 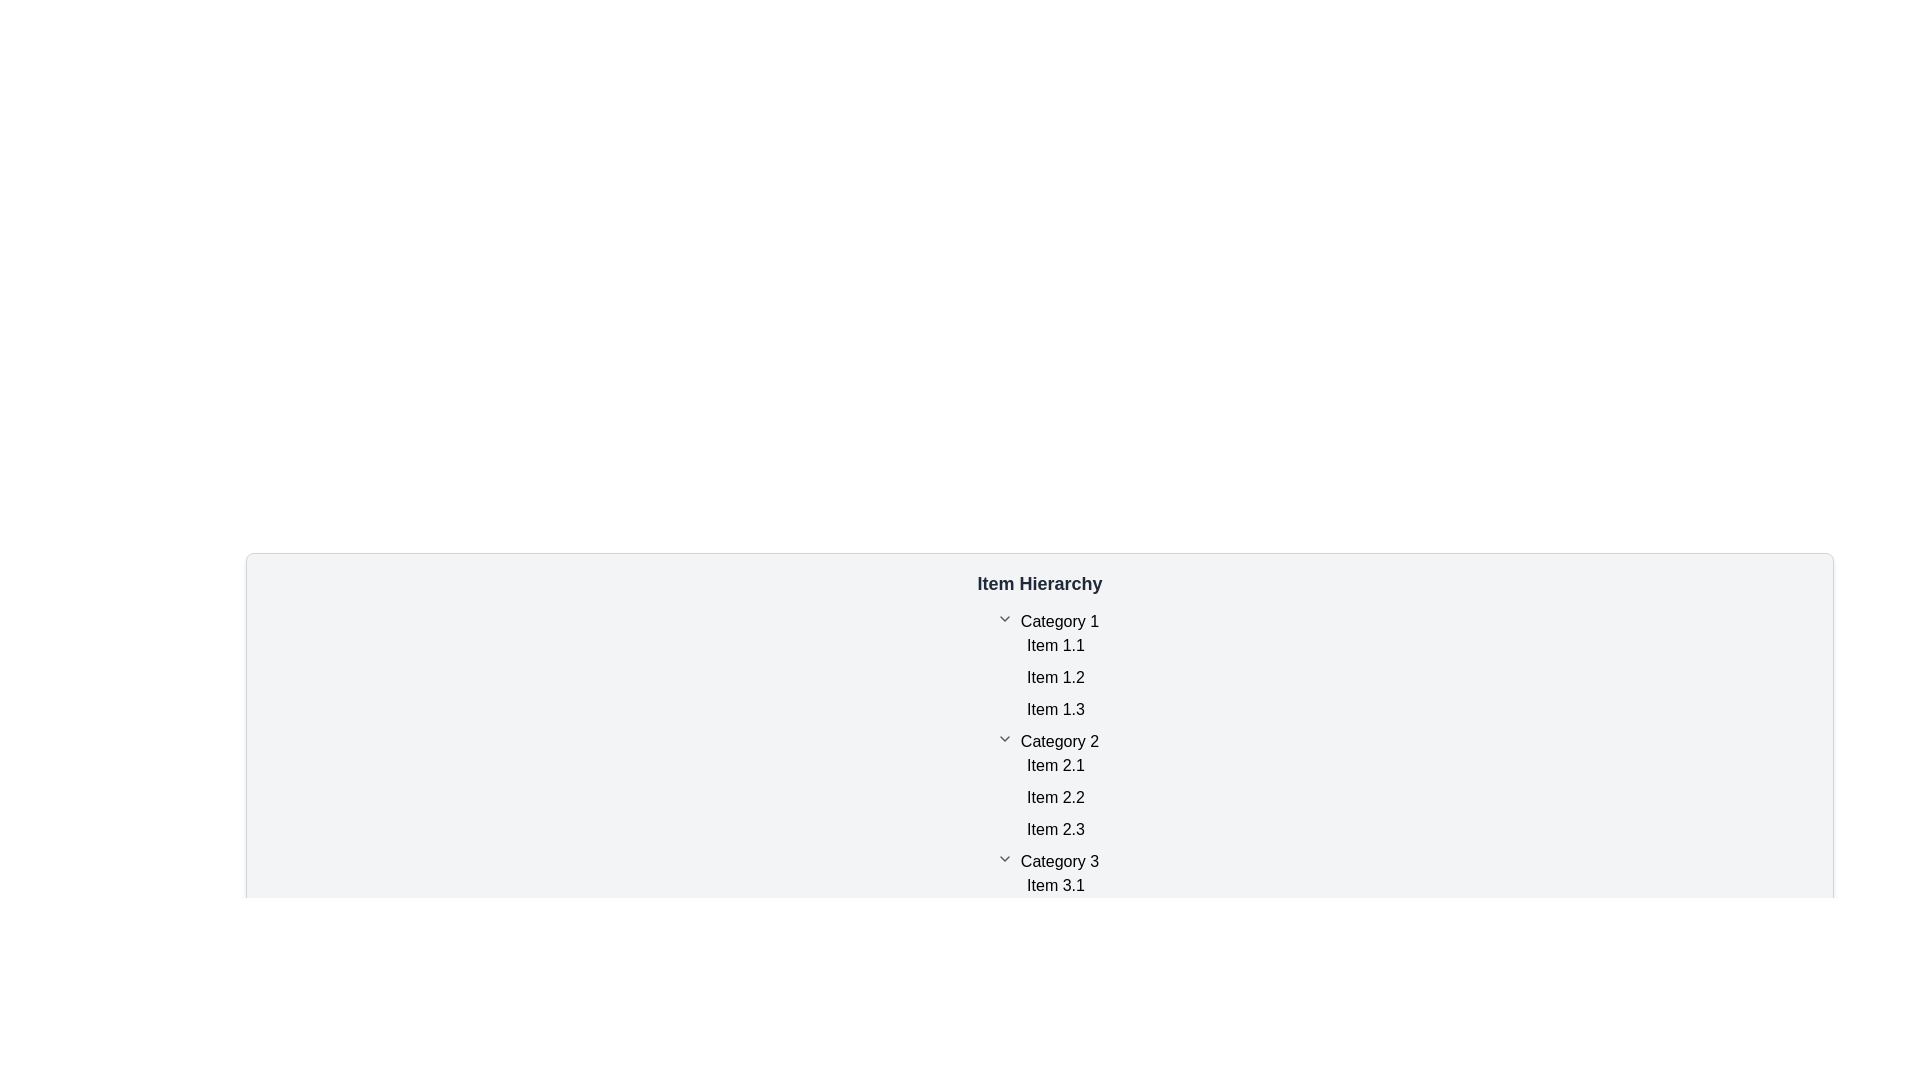 What do you see at coordinates (1055, 764) in the screenshot?
I see `the Text Label representing the first item under 'Category 2' in the 'Item Hierarchy' list` at bounding box center [1055, 764].